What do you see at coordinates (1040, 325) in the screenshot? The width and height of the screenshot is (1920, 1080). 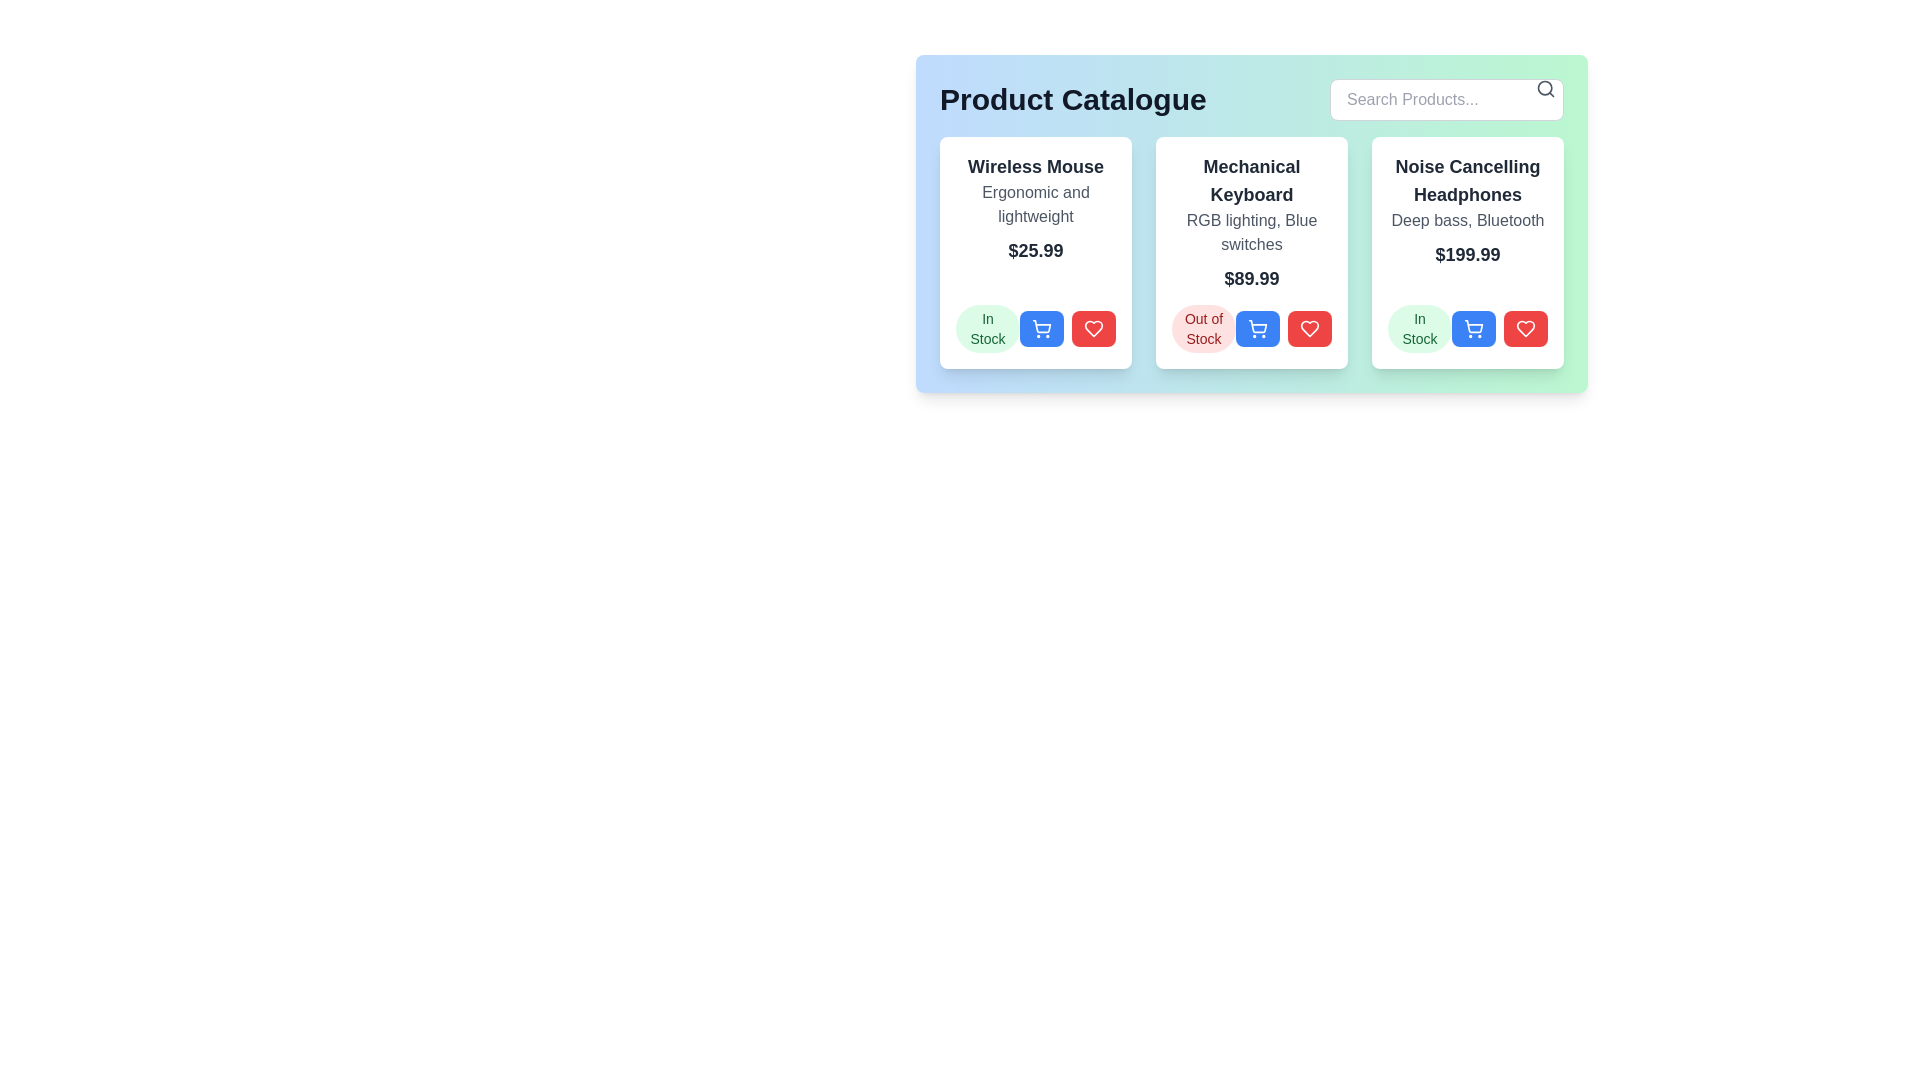 I see `the add to cart button located below the 'Wireless Mouse' product card, which is the middle button in the row of action buttons` at bounding box center [1040, 325].